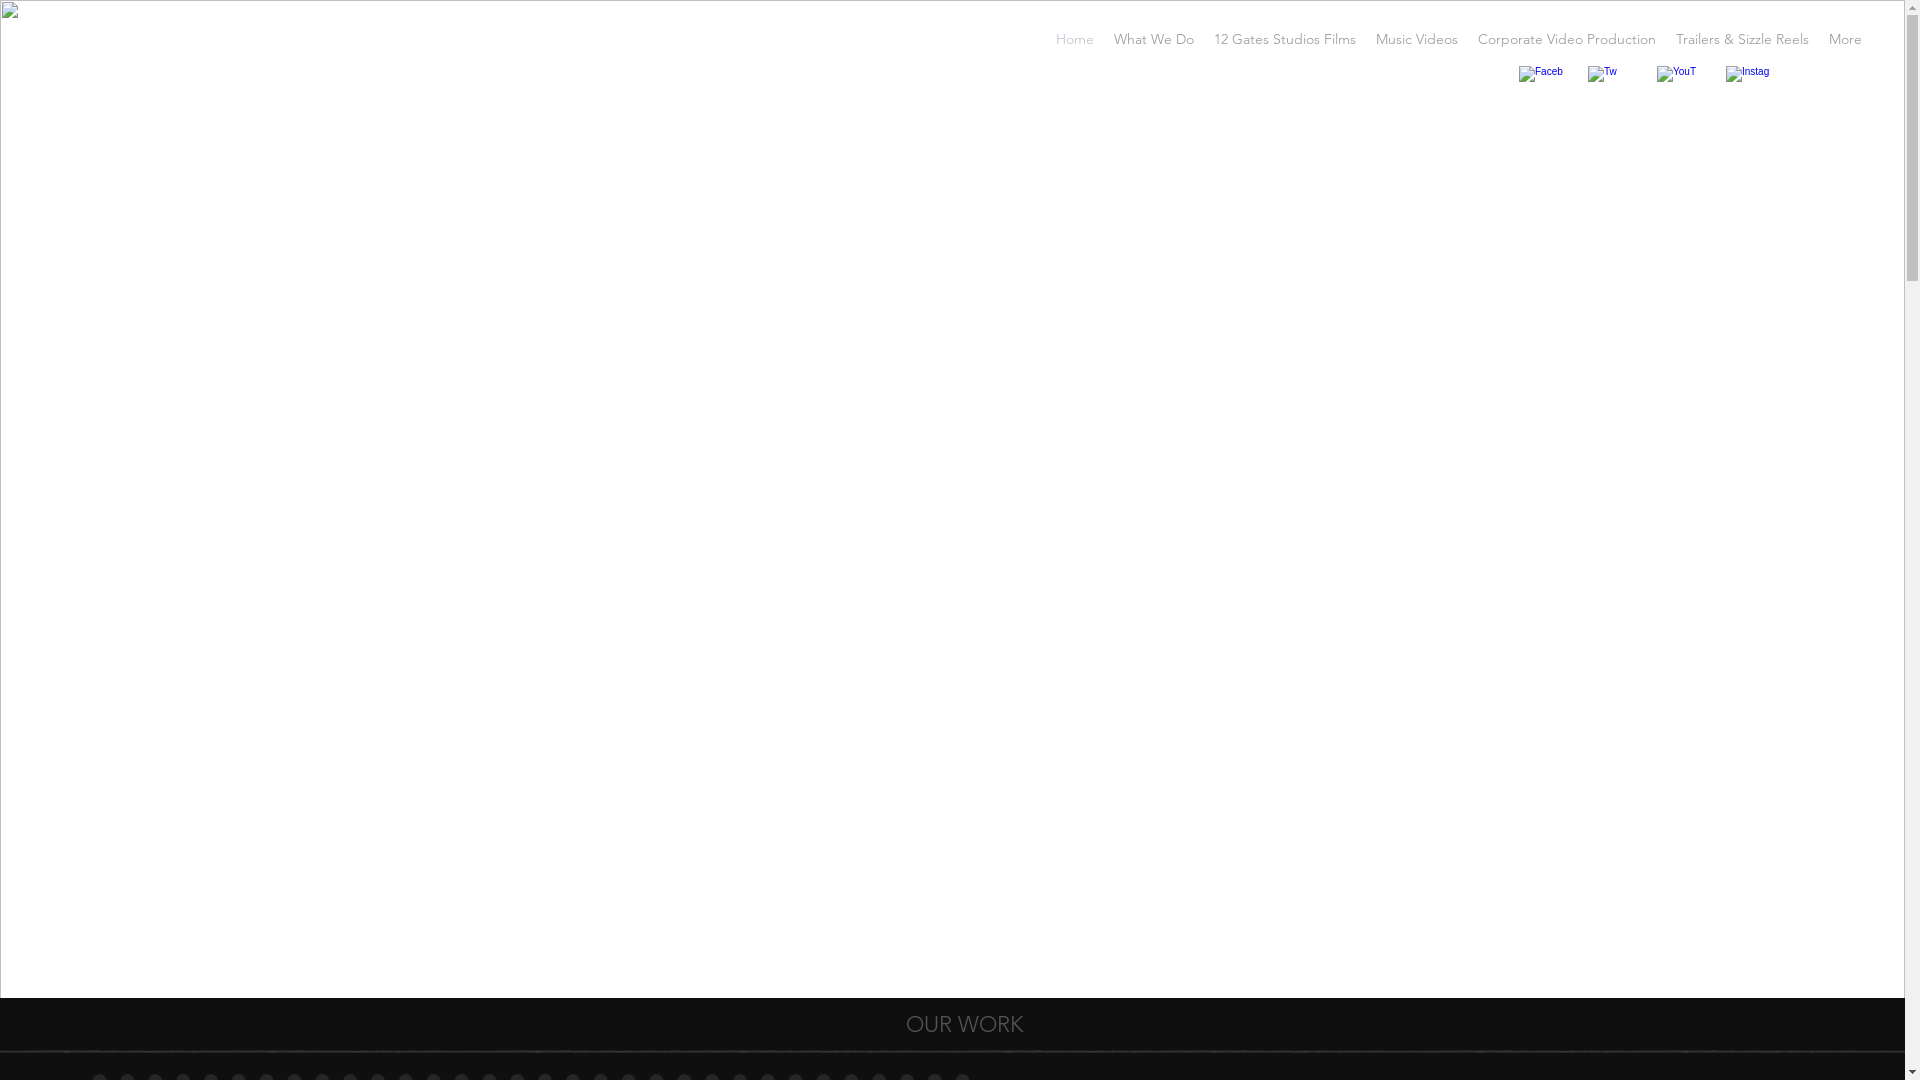 This screenshot has height=1080, width=1920. What do you see at coordinates (1741, 38) in the screenshot?
I see `'Trailers & Sizzle Reels'` at bounding box center [1741, 38].